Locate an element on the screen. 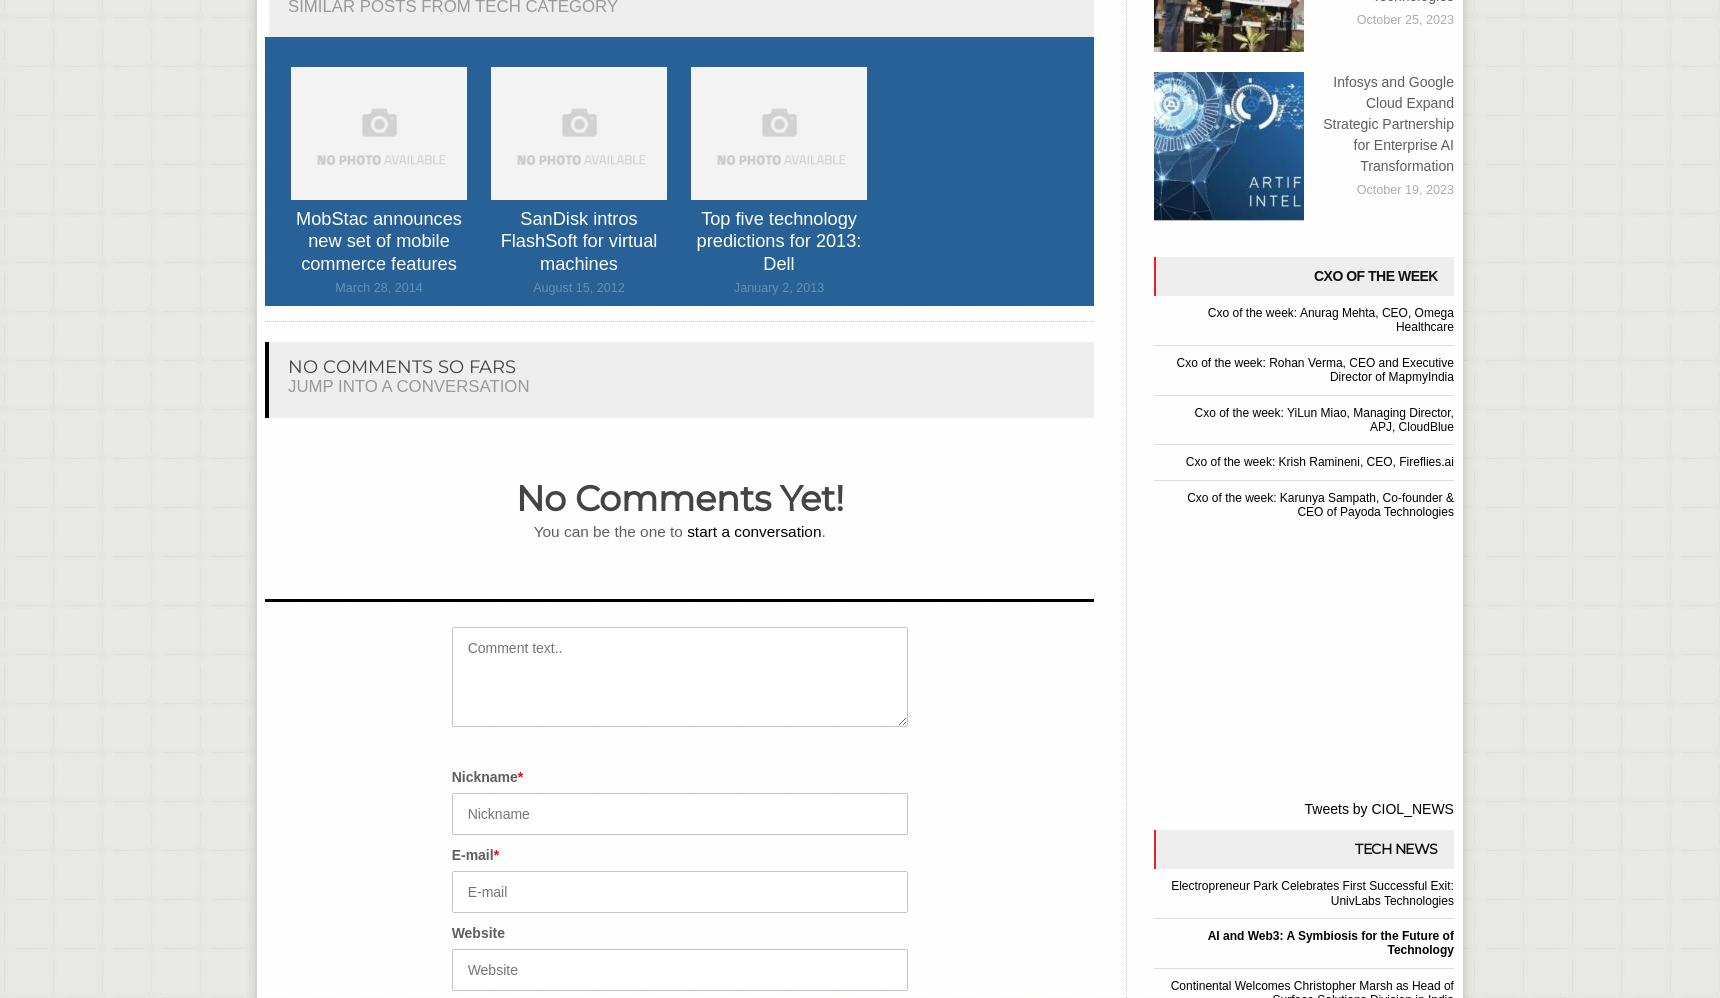 The image size is (1720, 998). '.' is located at coordinates (823, 530).